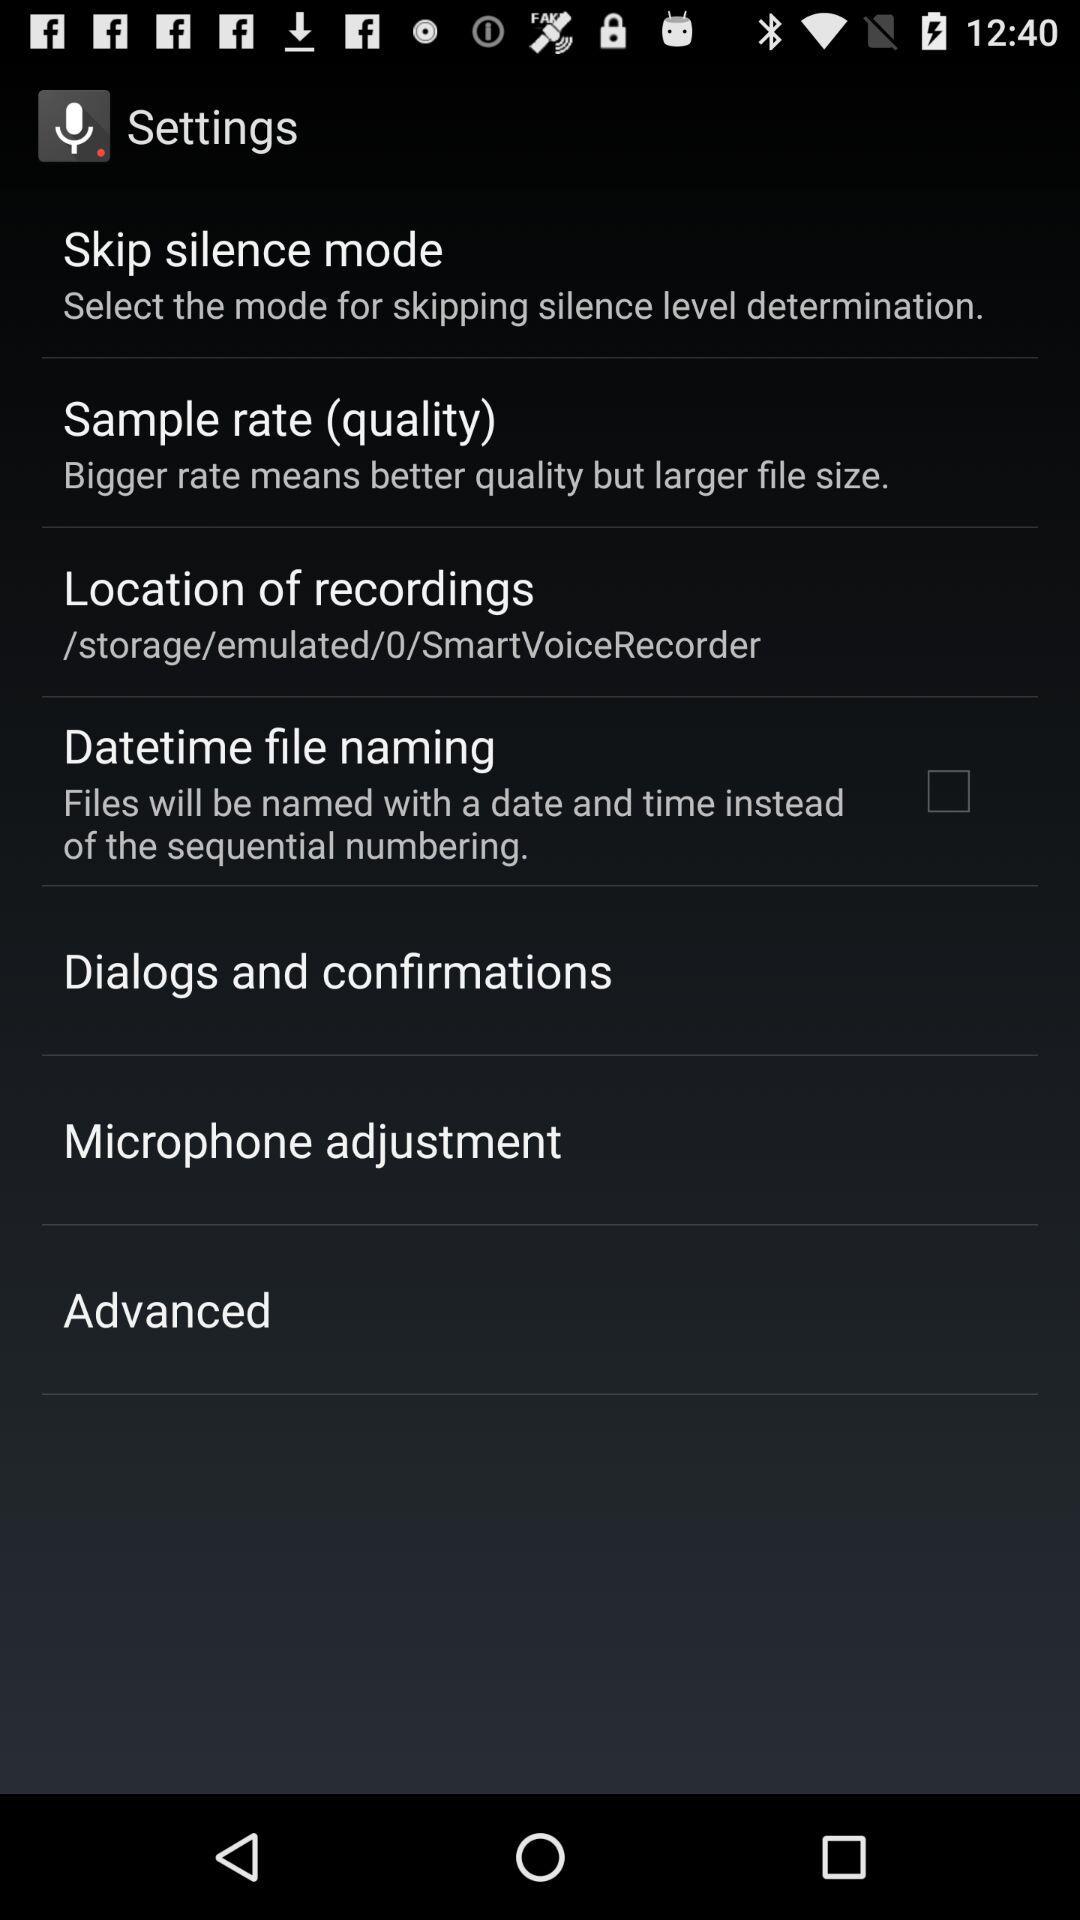 The width and height of the screenshot is (1080, 1920). I want to click on icon on the right, so click(947, 790).